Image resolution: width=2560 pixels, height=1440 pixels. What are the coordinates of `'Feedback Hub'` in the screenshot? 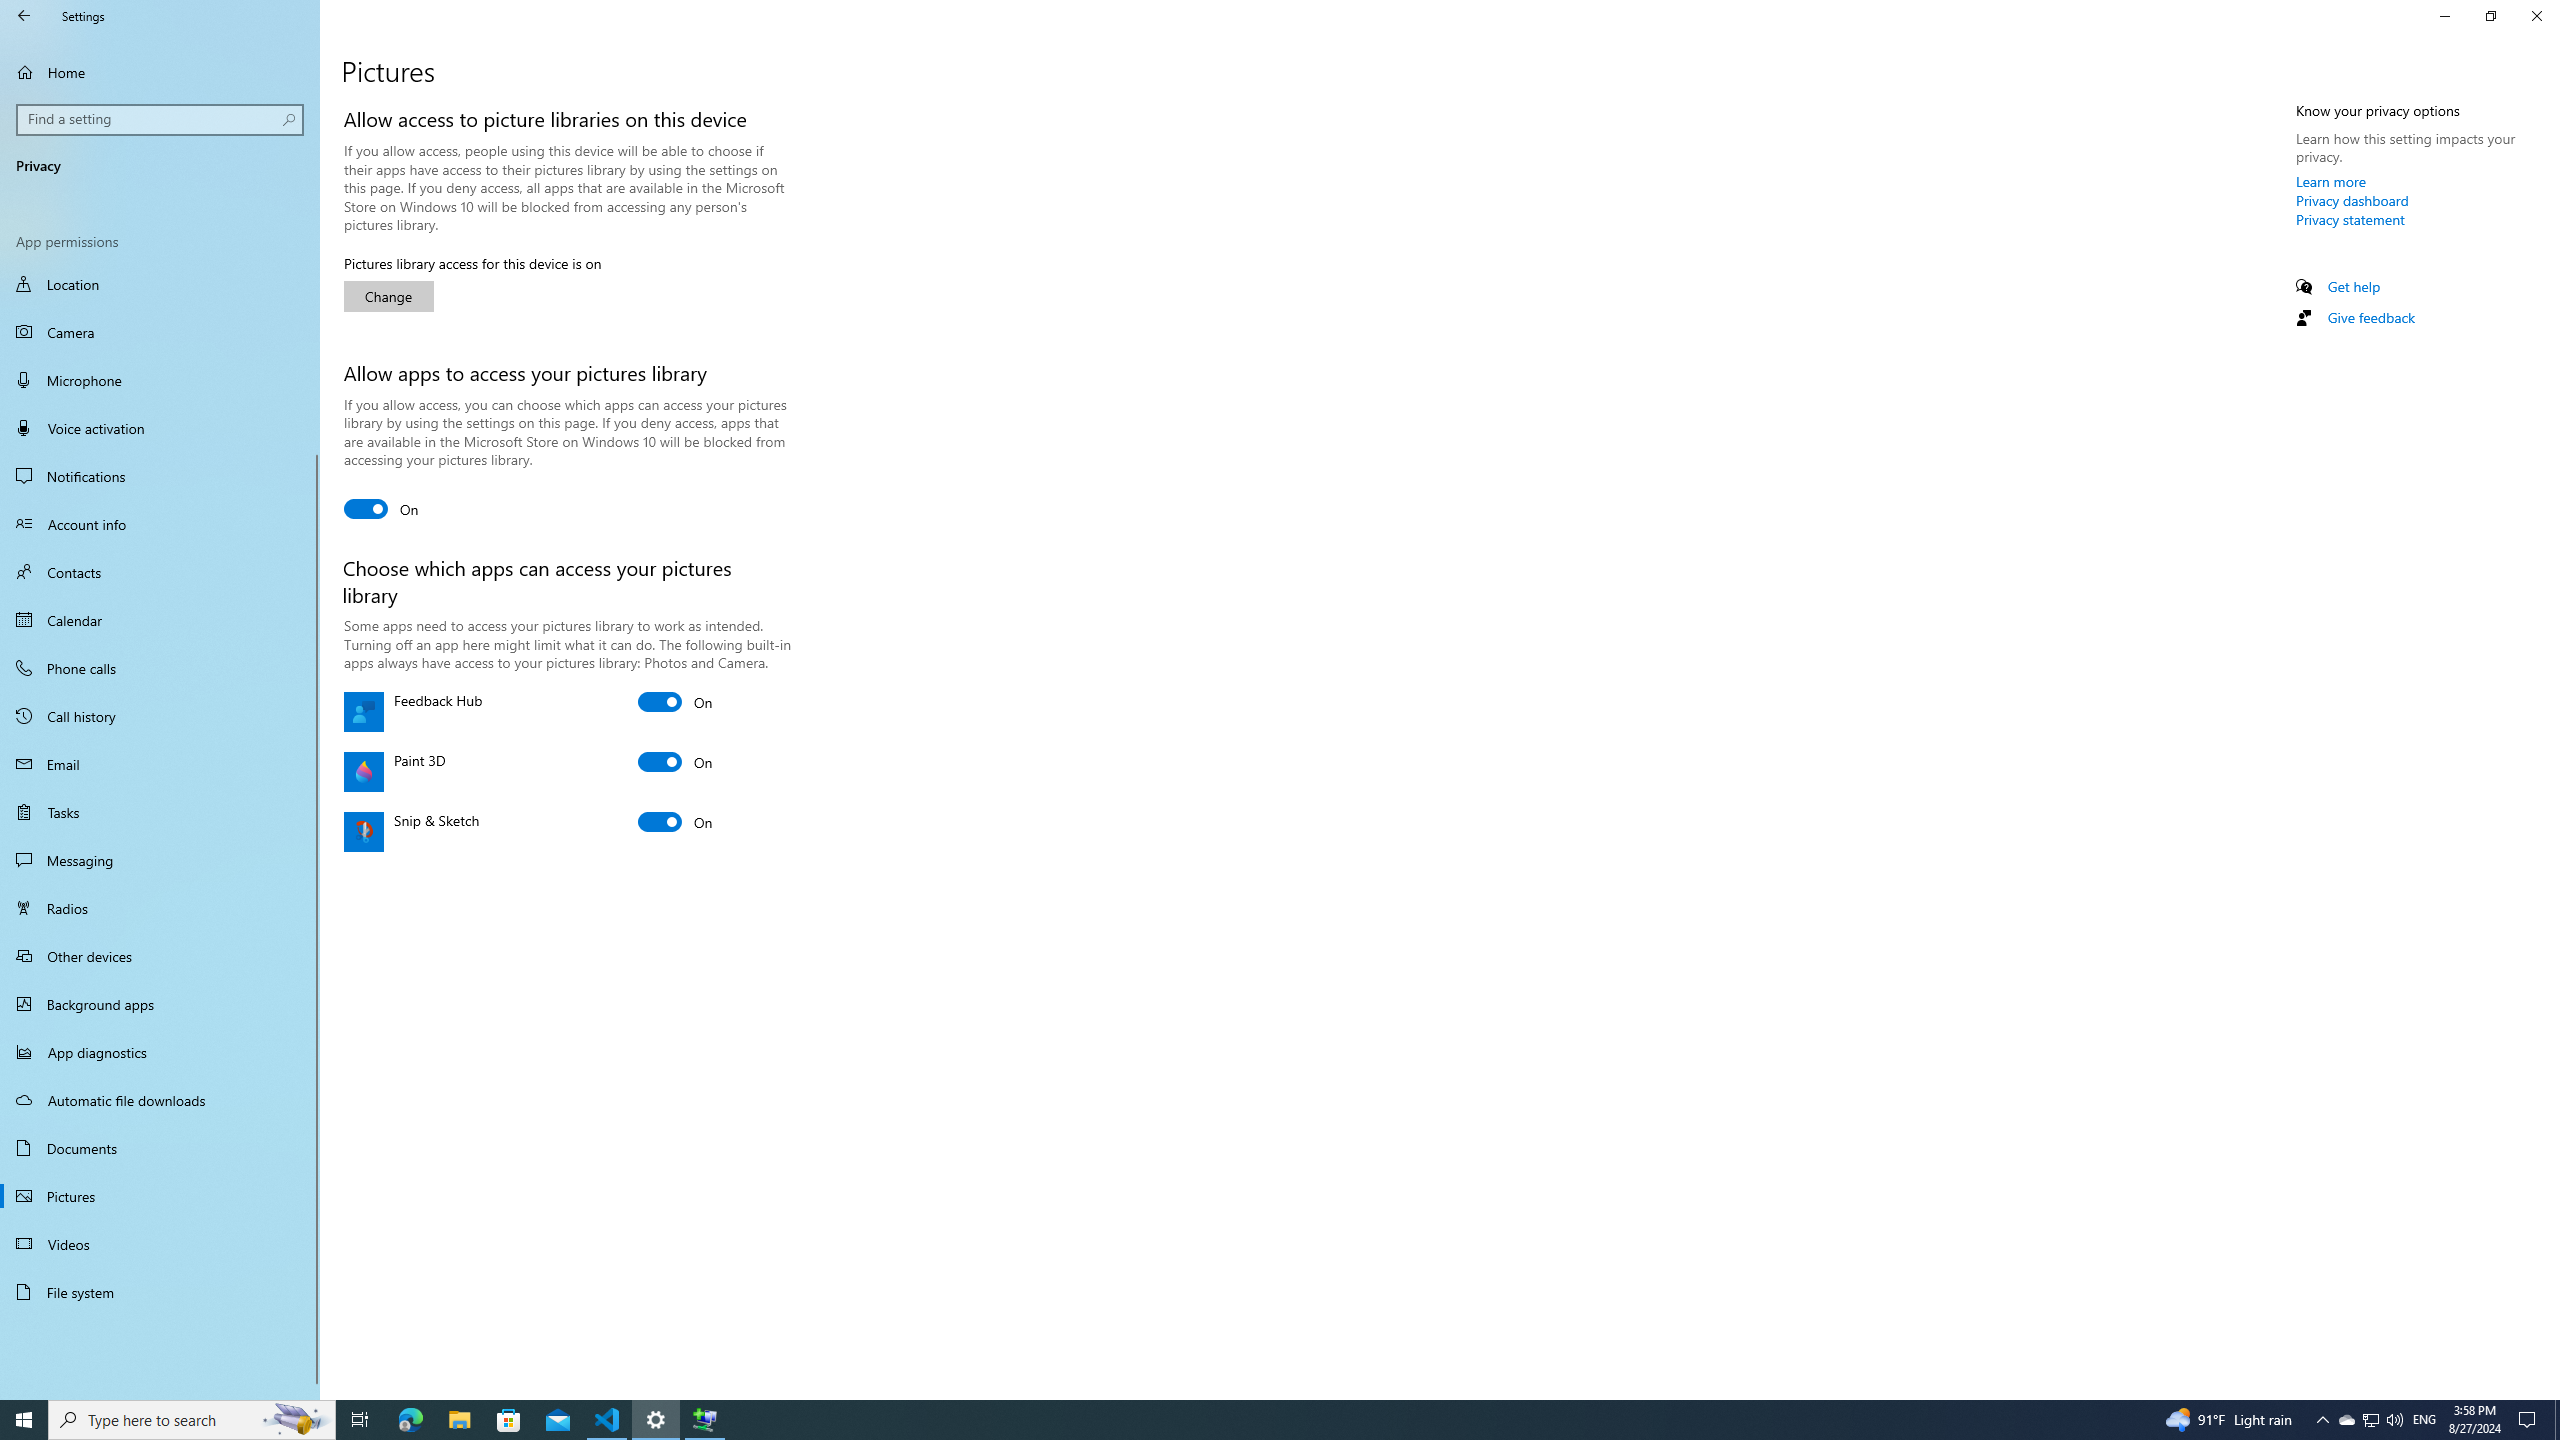 It's located at (674, 701).